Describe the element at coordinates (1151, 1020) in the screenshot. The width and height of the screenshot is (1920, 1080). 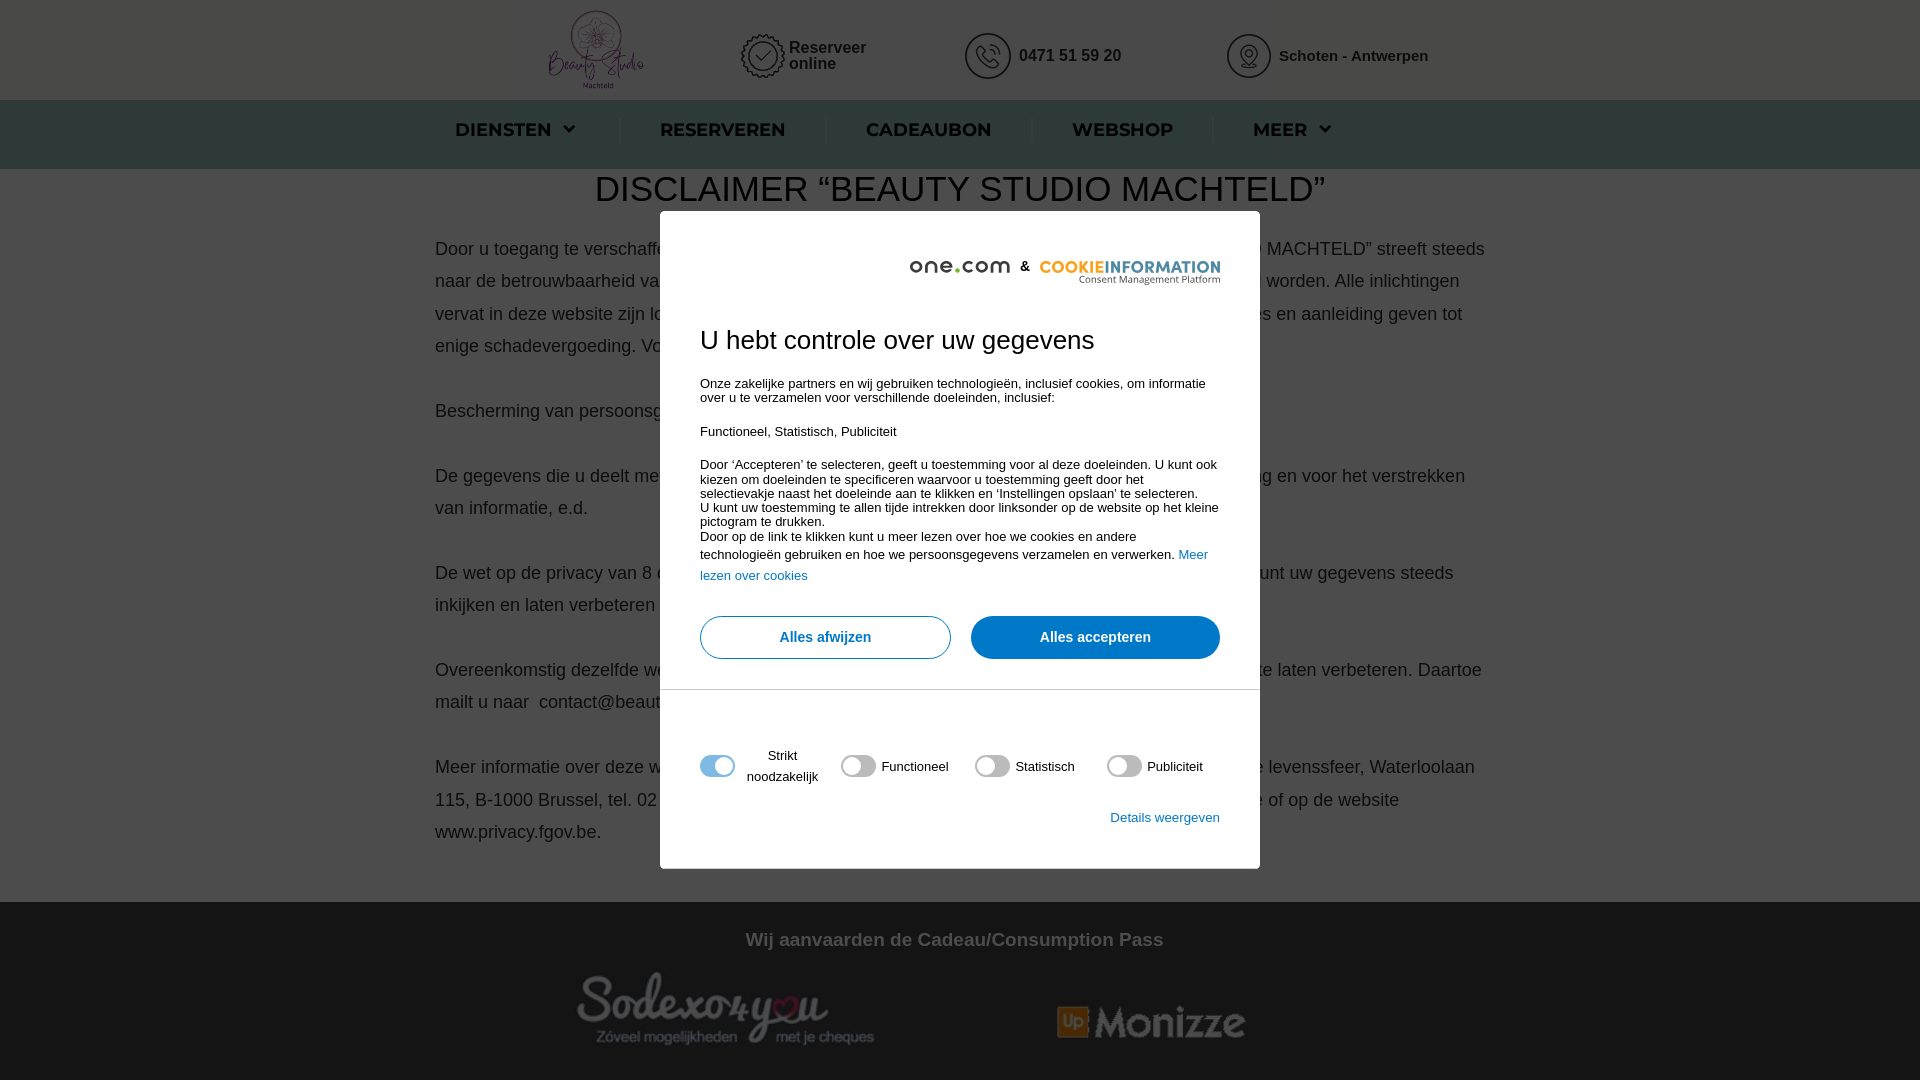
I see `'Cadeau Pass Monizze'` at that location.